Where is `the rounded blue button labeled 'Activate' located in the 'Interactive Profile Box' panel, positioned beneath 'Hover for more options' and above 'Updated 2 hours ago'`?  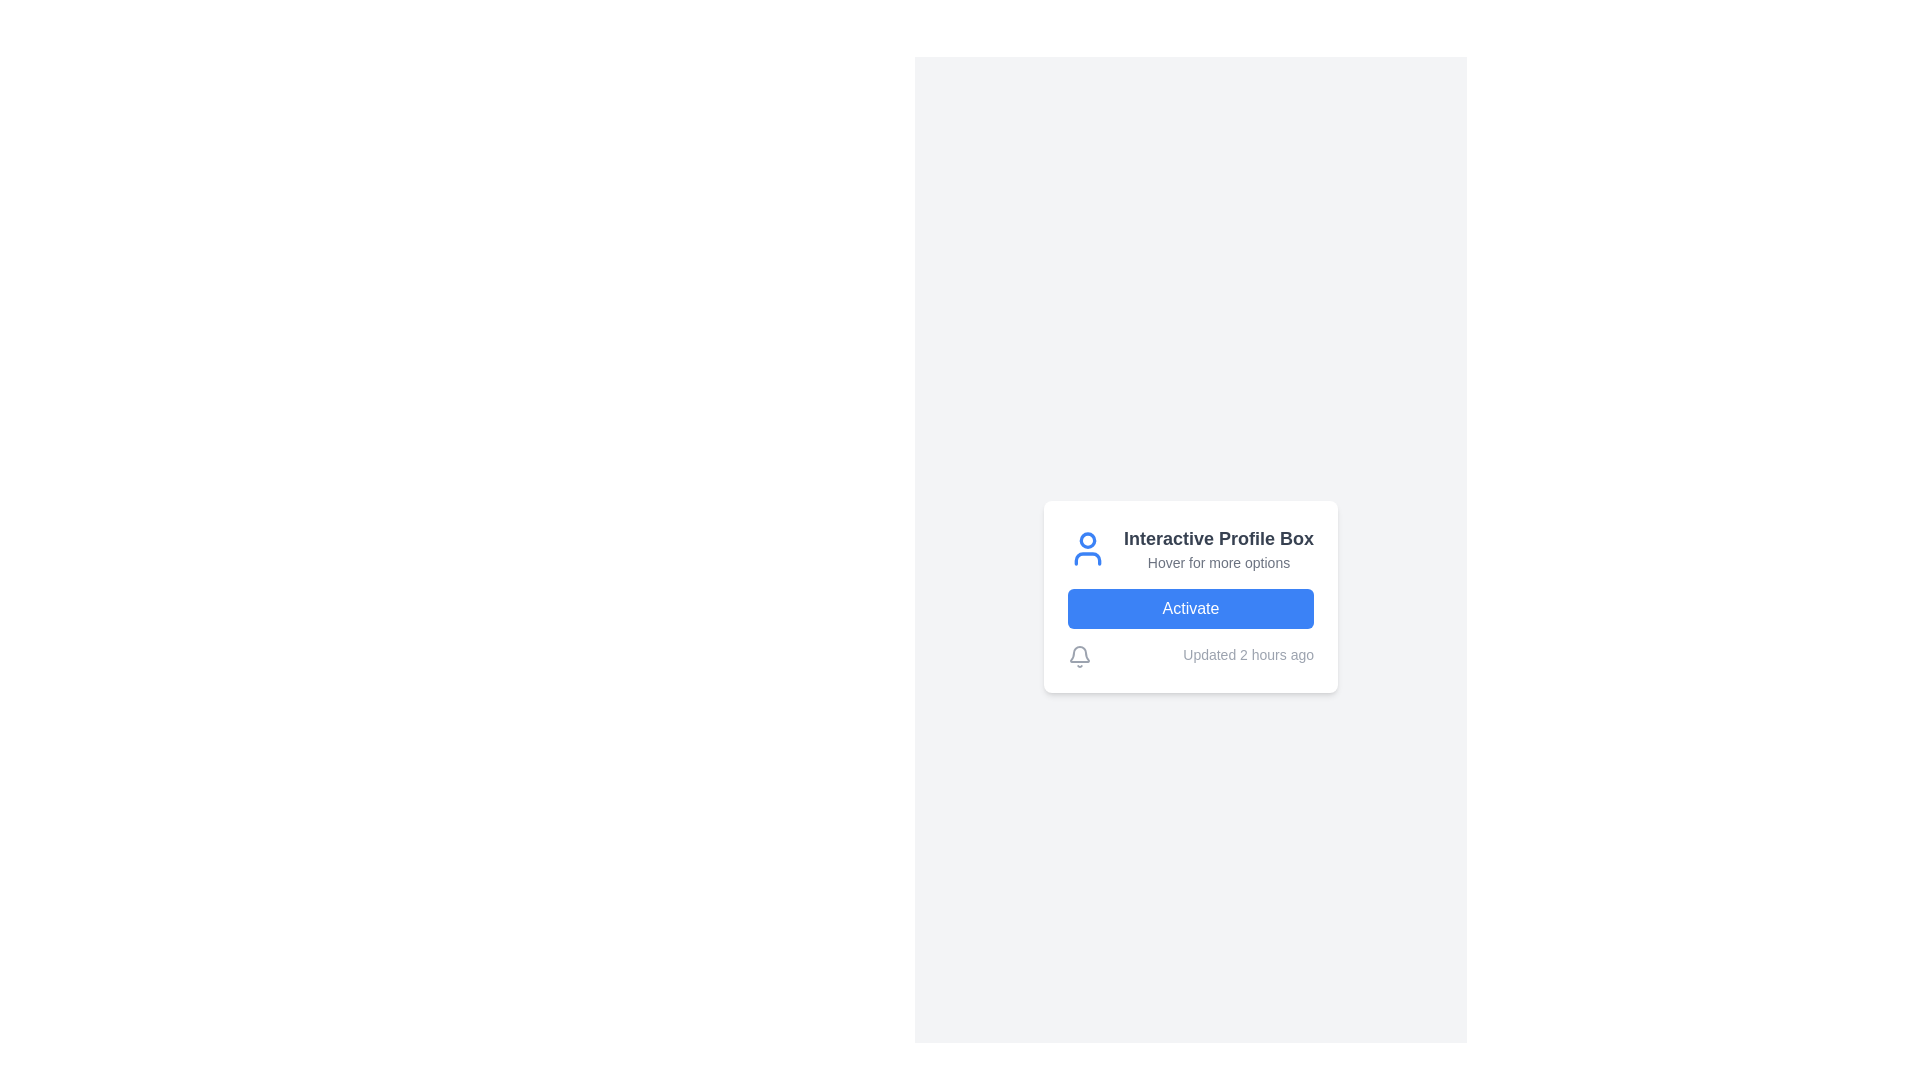 the rounded blue button labeled 'Activate' located in the 'Interactive Profile Box' panel, positioned beneath 'Hover for more options' and above 'Updated 2 hours ago' is located at coordinates (1190, 608).